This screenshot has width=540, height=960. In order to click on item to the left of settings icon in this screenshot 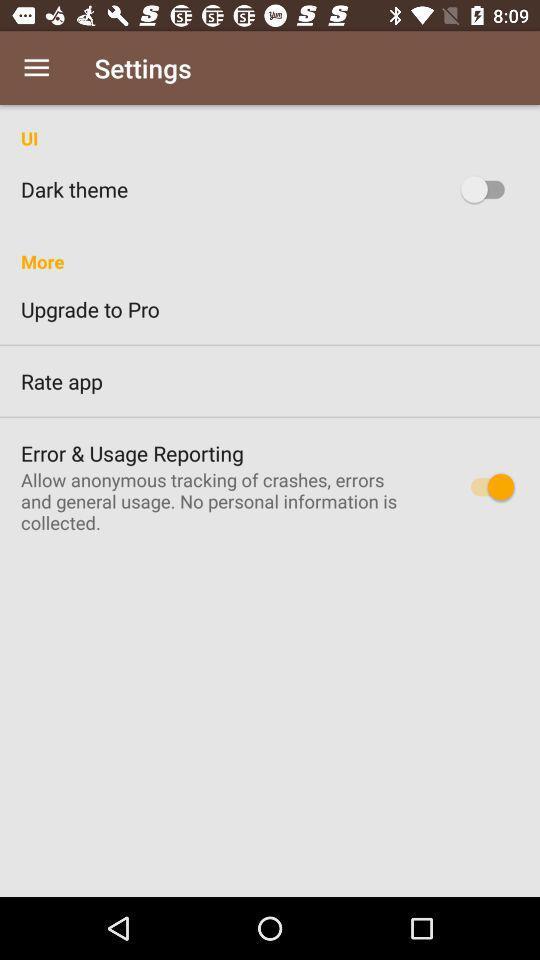, I will do `click(36, 68)`.